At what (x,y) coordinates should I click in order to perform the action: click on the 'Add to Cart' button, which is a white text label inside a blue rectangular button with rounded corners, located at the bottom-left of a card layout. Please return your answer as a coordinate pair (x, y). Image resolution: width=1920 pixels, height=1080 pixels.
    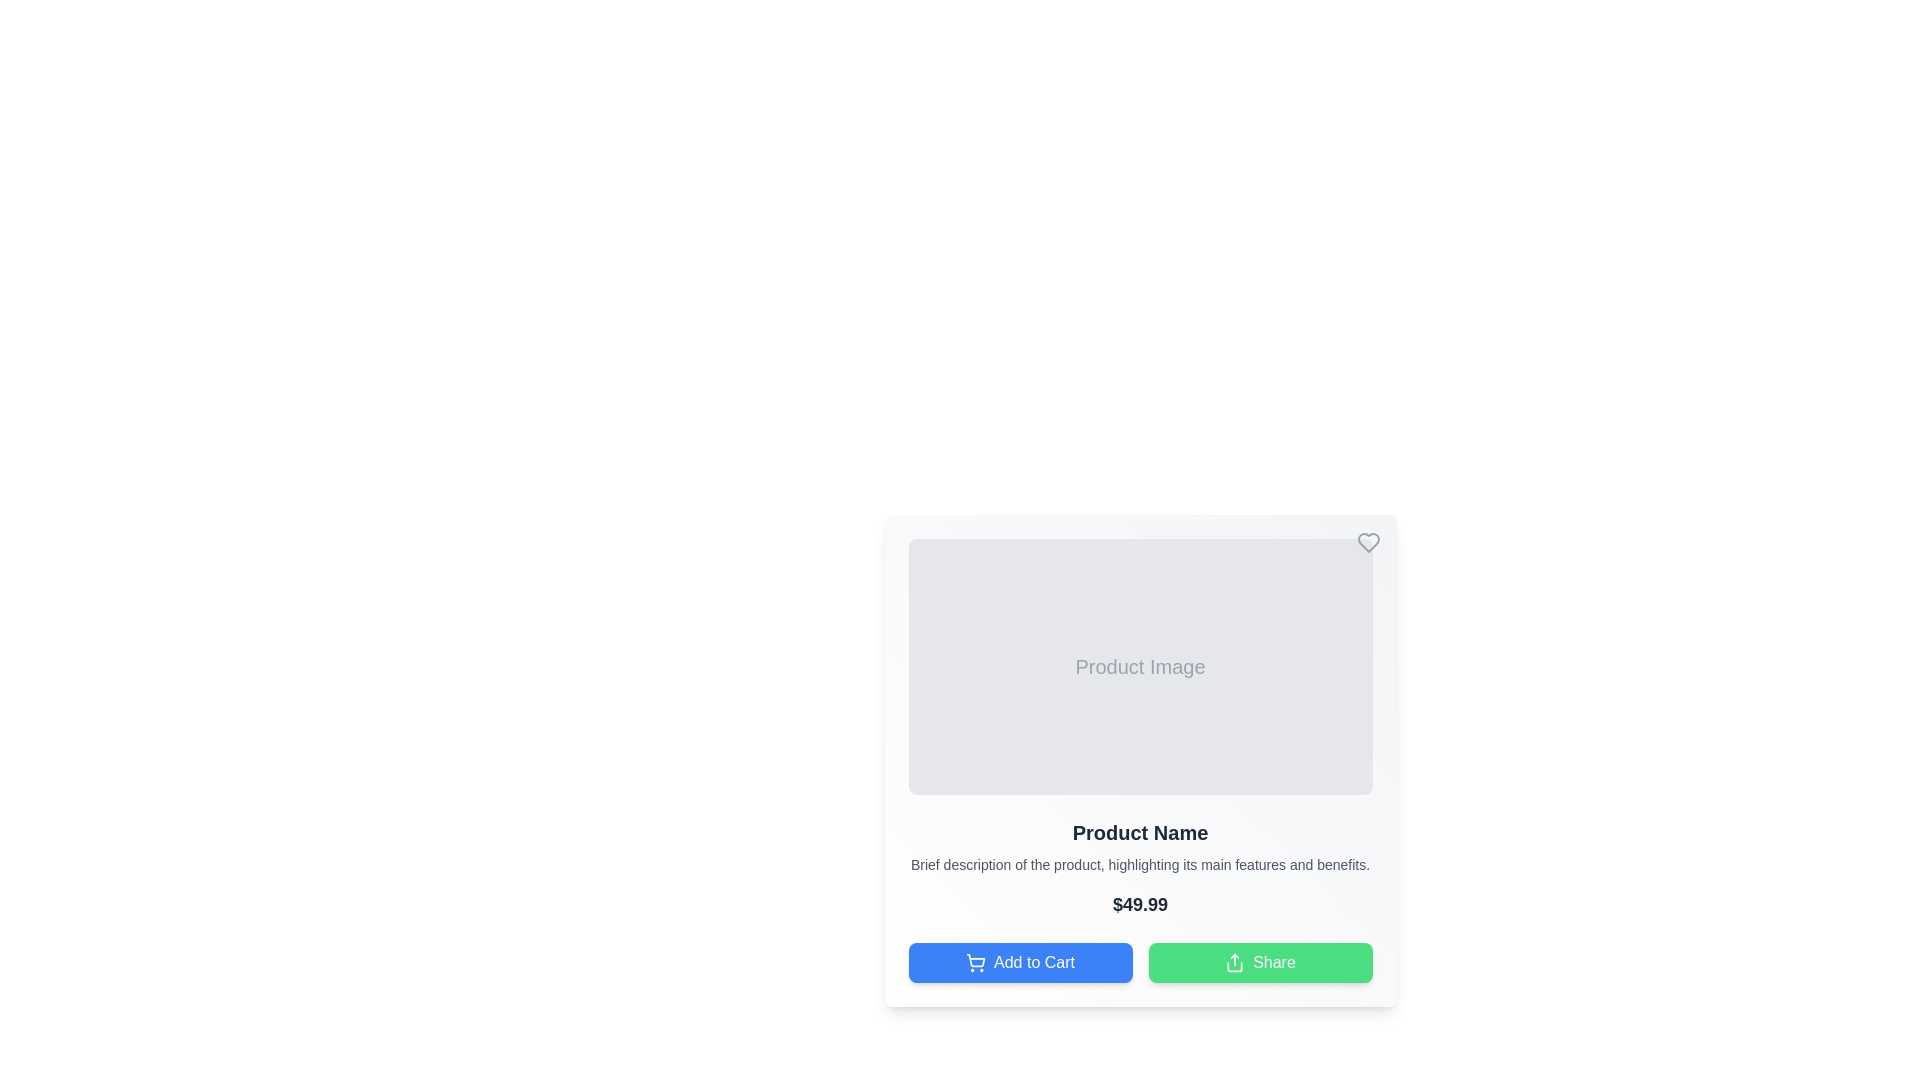
    Looking at the image, I should click on (1034, 962).